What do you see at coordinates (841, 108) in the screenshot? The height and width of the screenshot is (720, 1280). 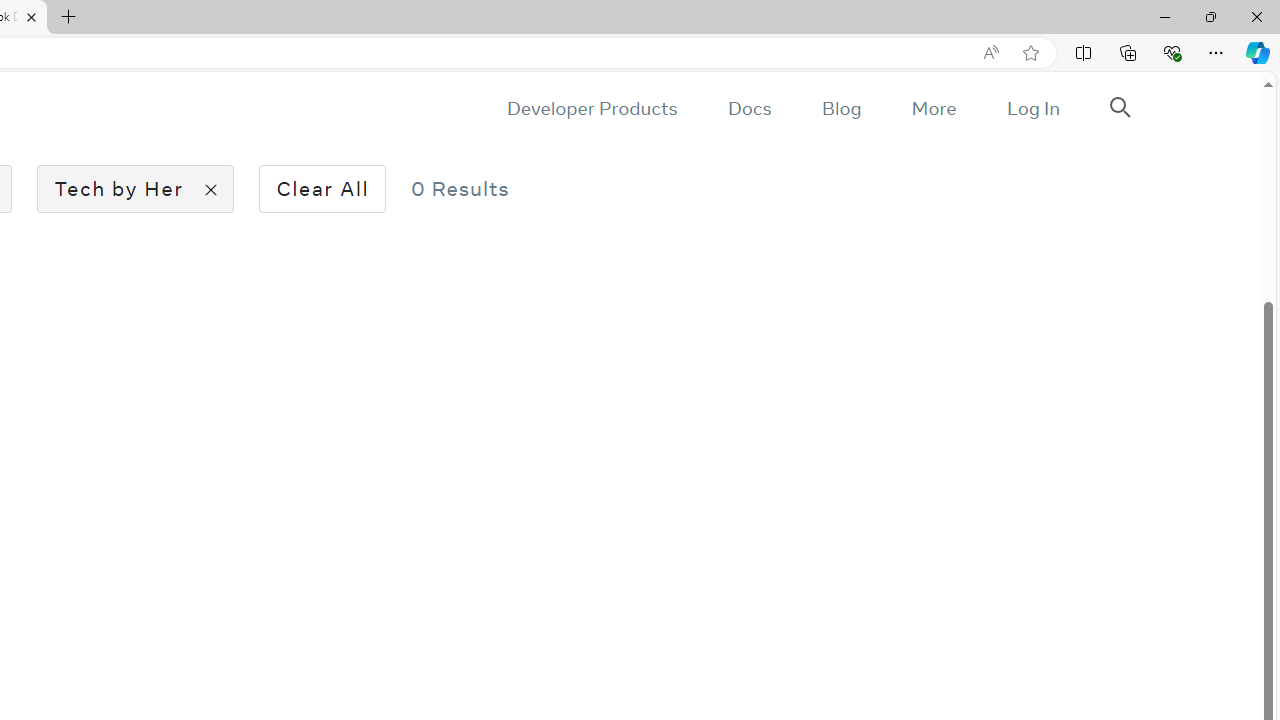 I see `'Blog'` at bounding box center [841, 108].